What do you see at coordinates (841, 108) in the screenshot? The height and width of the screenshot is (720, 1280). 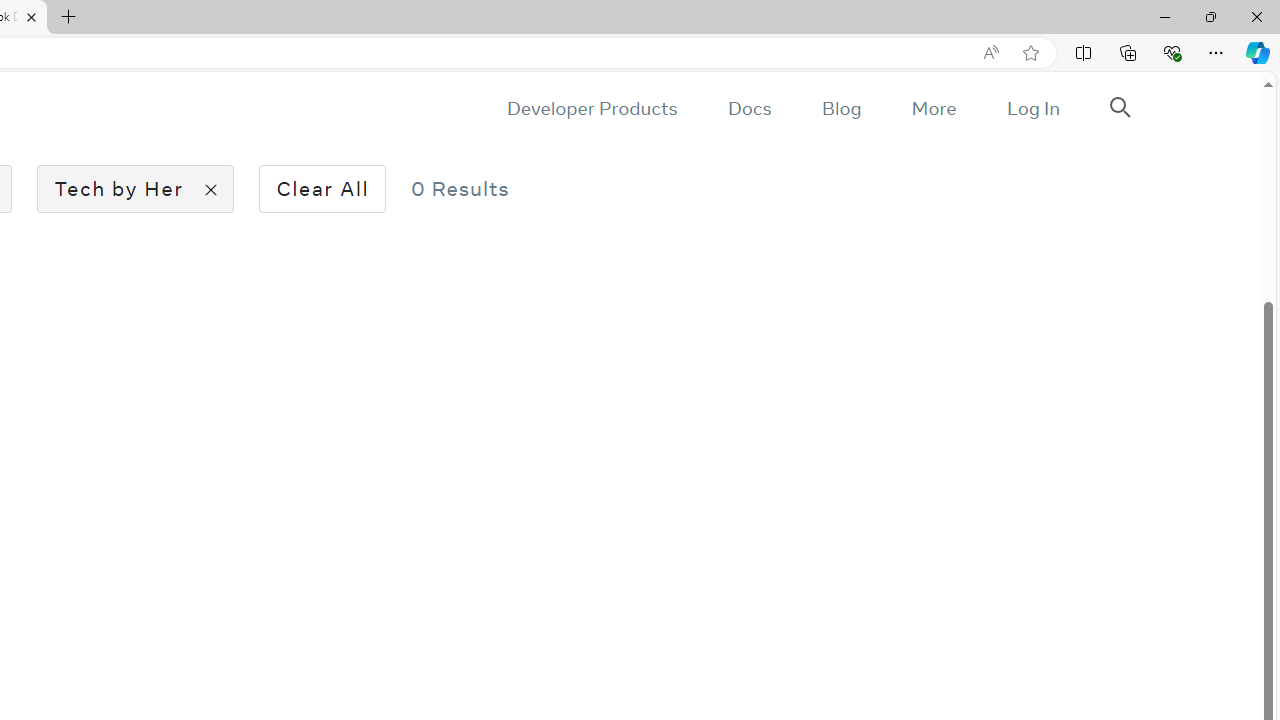 I see `'Blog'` at bounding box center [841, 108].